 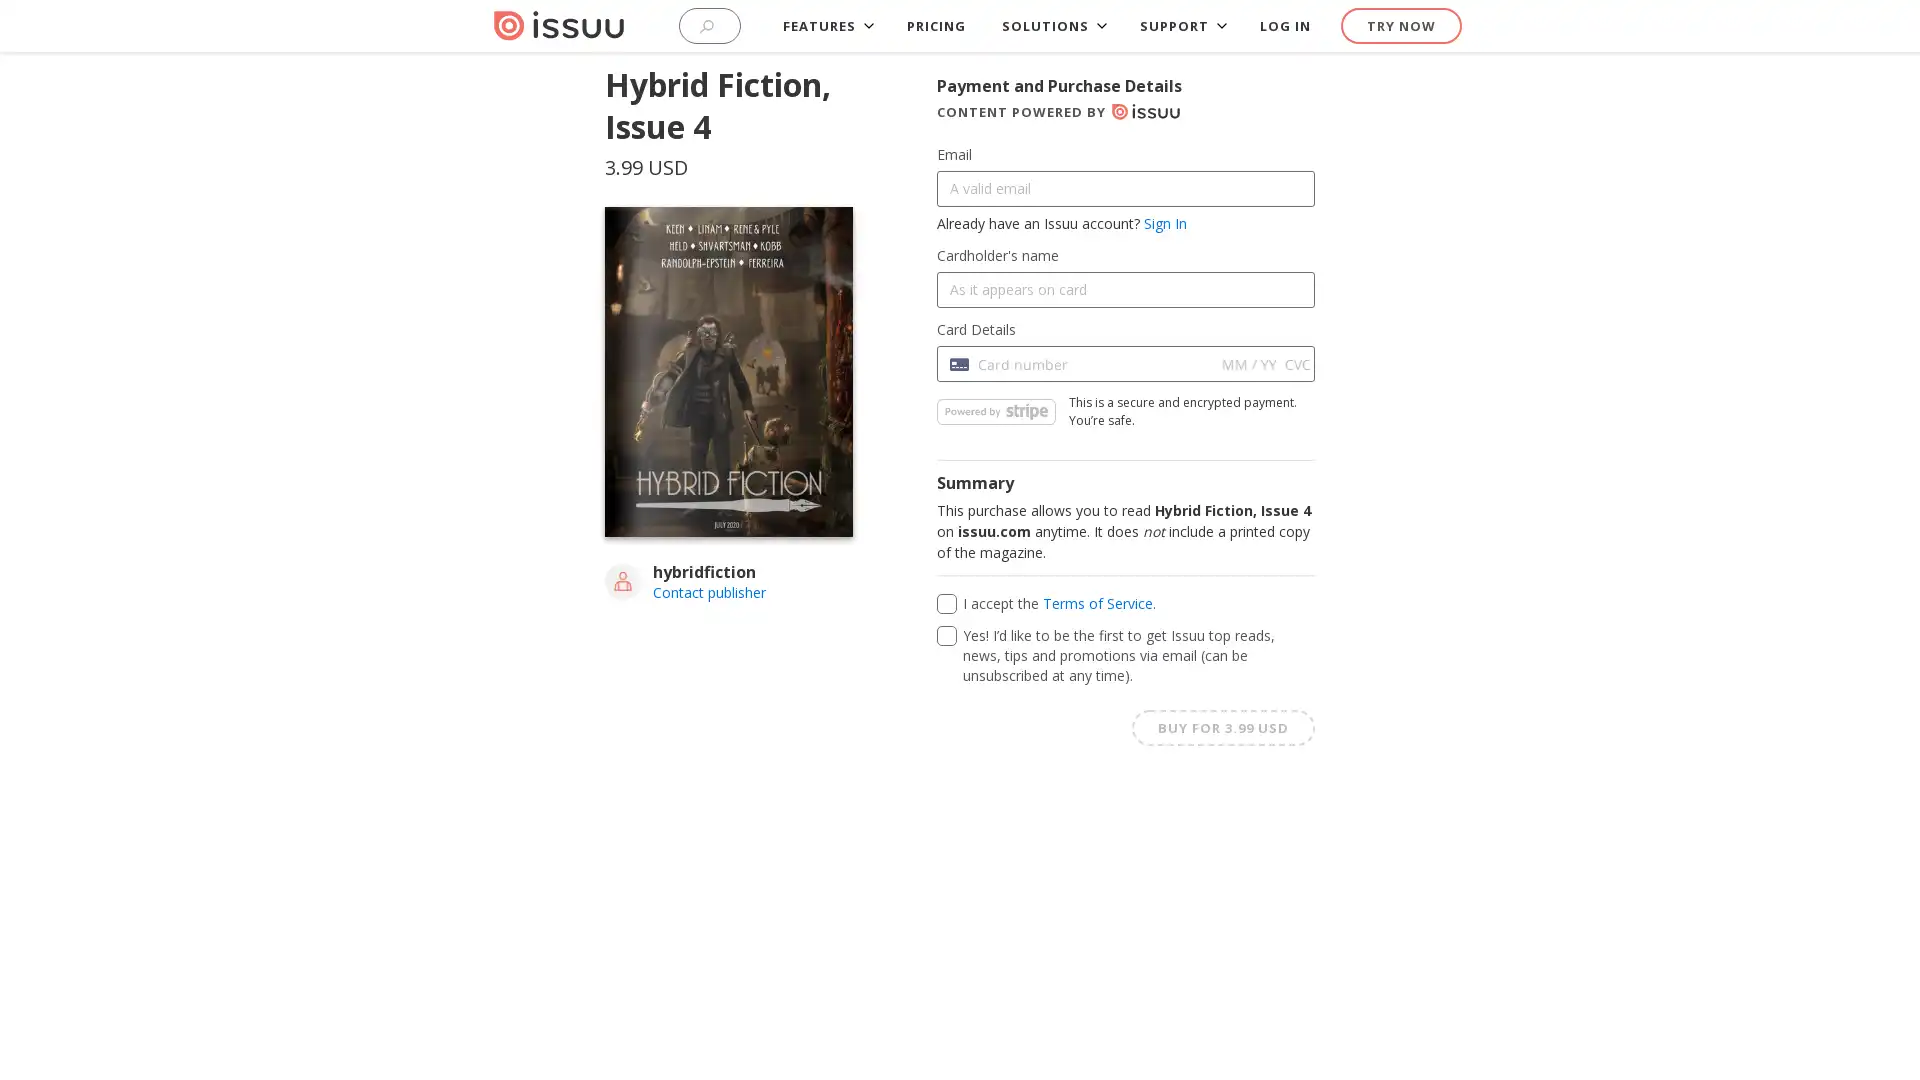 What do you see at coordinates (1222, 726) in the screenshot?
I see `BUY FOR3.99 USD` at bounding box center [1222, 726].